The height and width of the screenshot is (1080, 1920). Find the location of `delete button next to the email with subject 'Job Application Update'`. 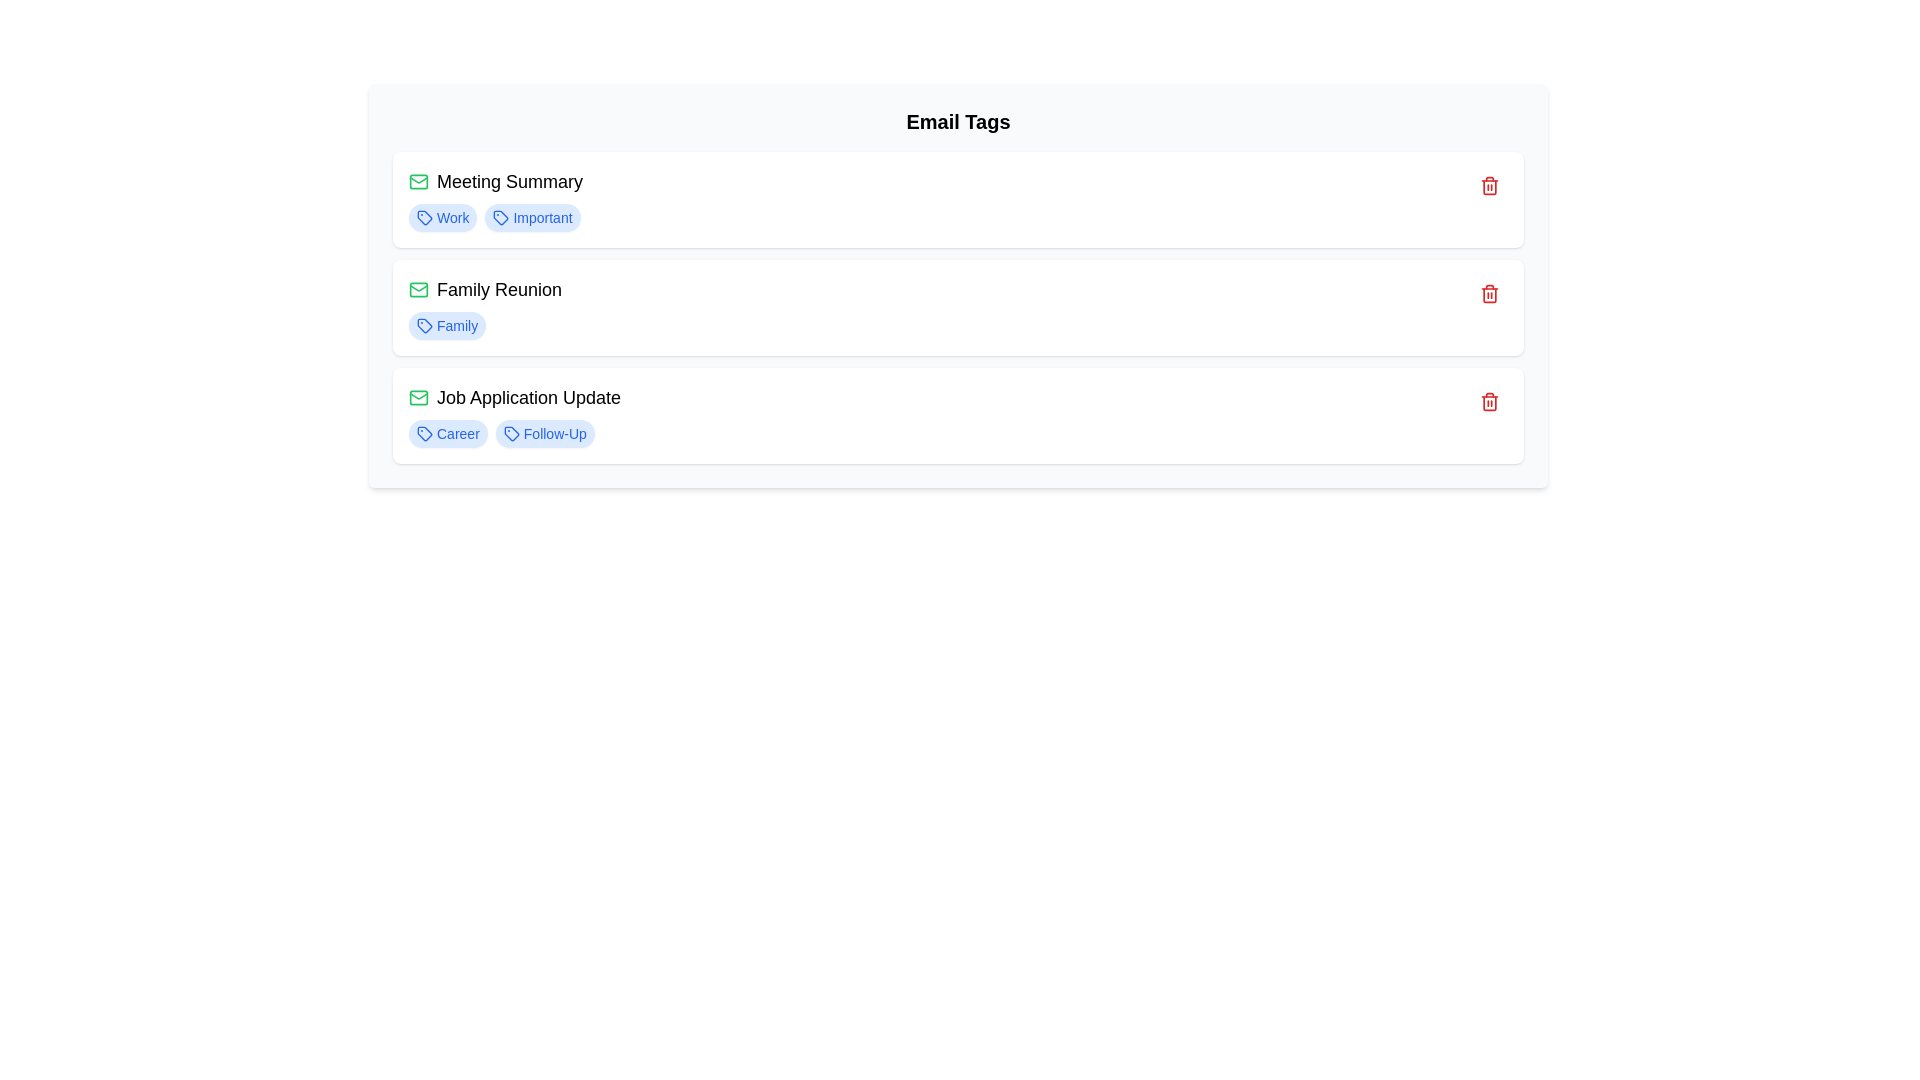

delete button next to the email with subject 'Job Application Update' is located at coordinates (1489, 401).